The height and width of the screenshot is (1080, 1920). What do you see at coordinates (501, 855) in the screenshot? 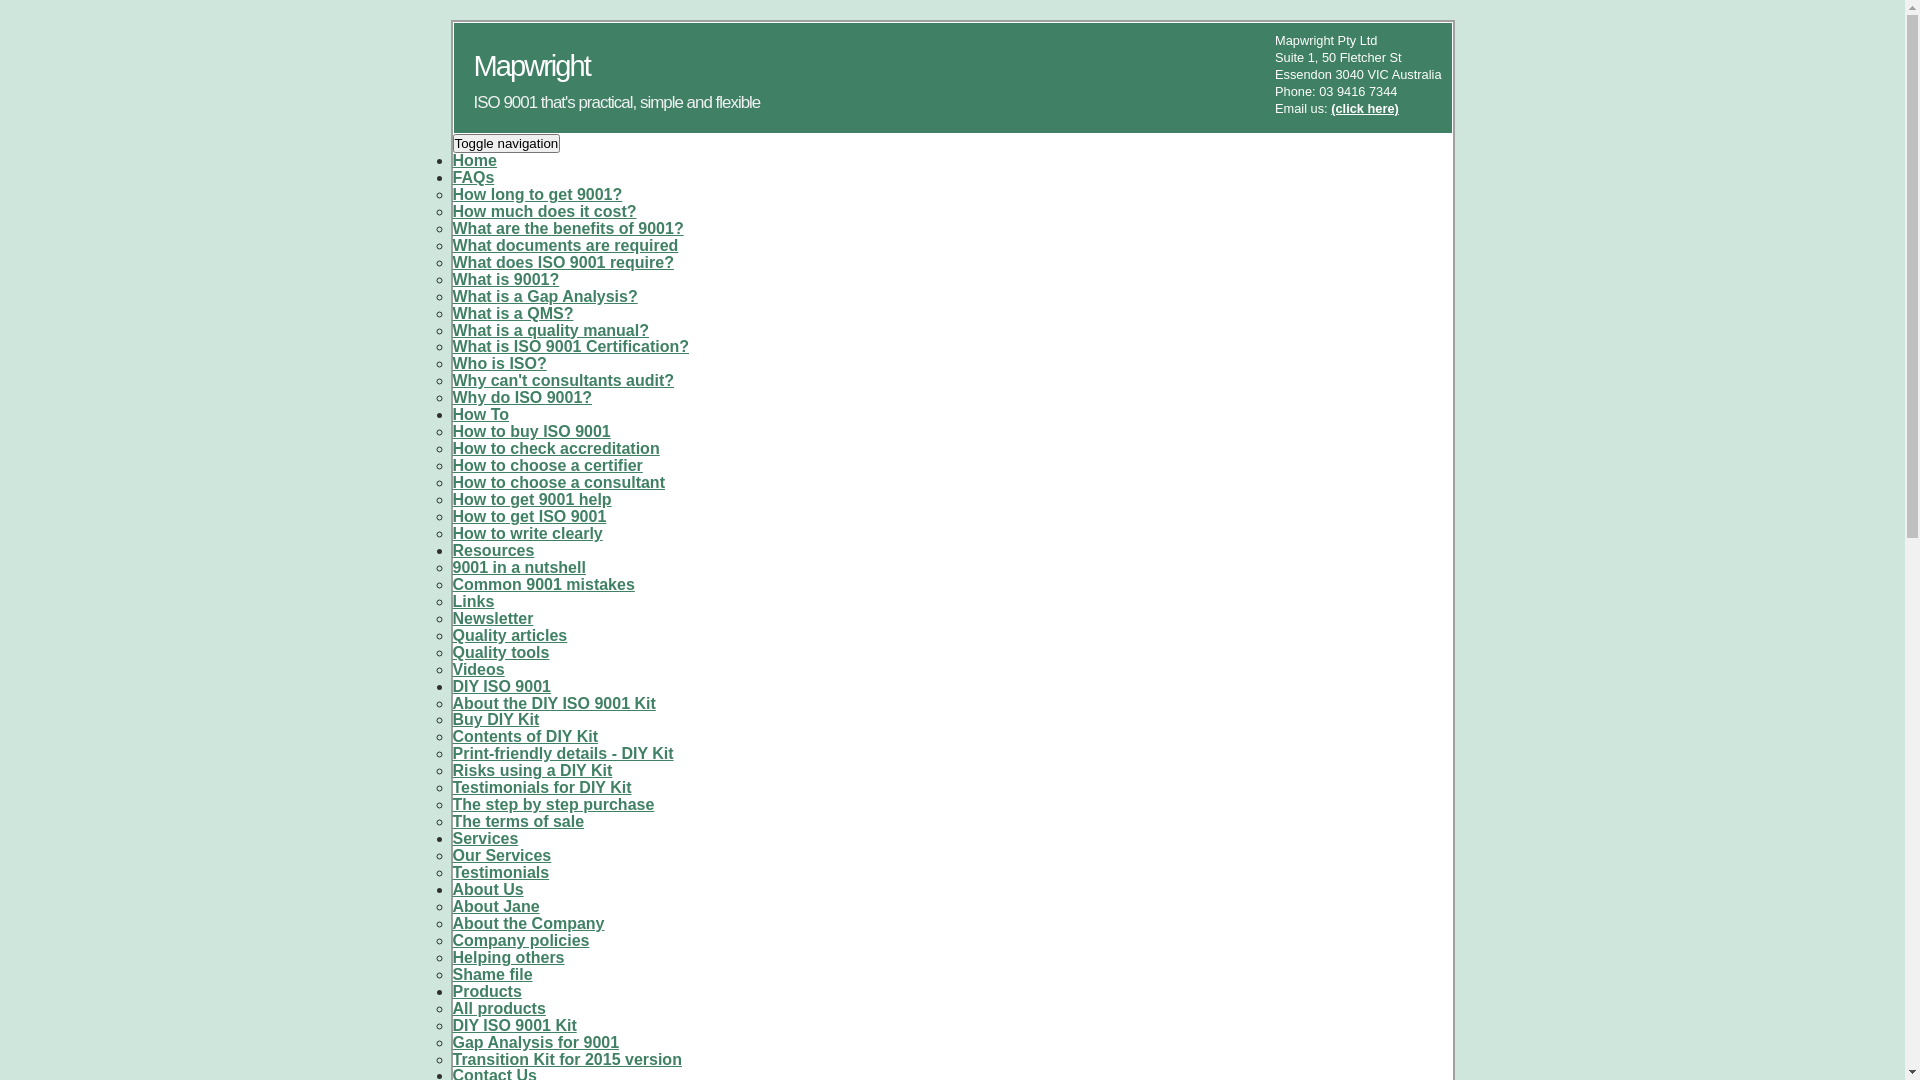
I see `'Our Services'` at bounding box center [501, 855].